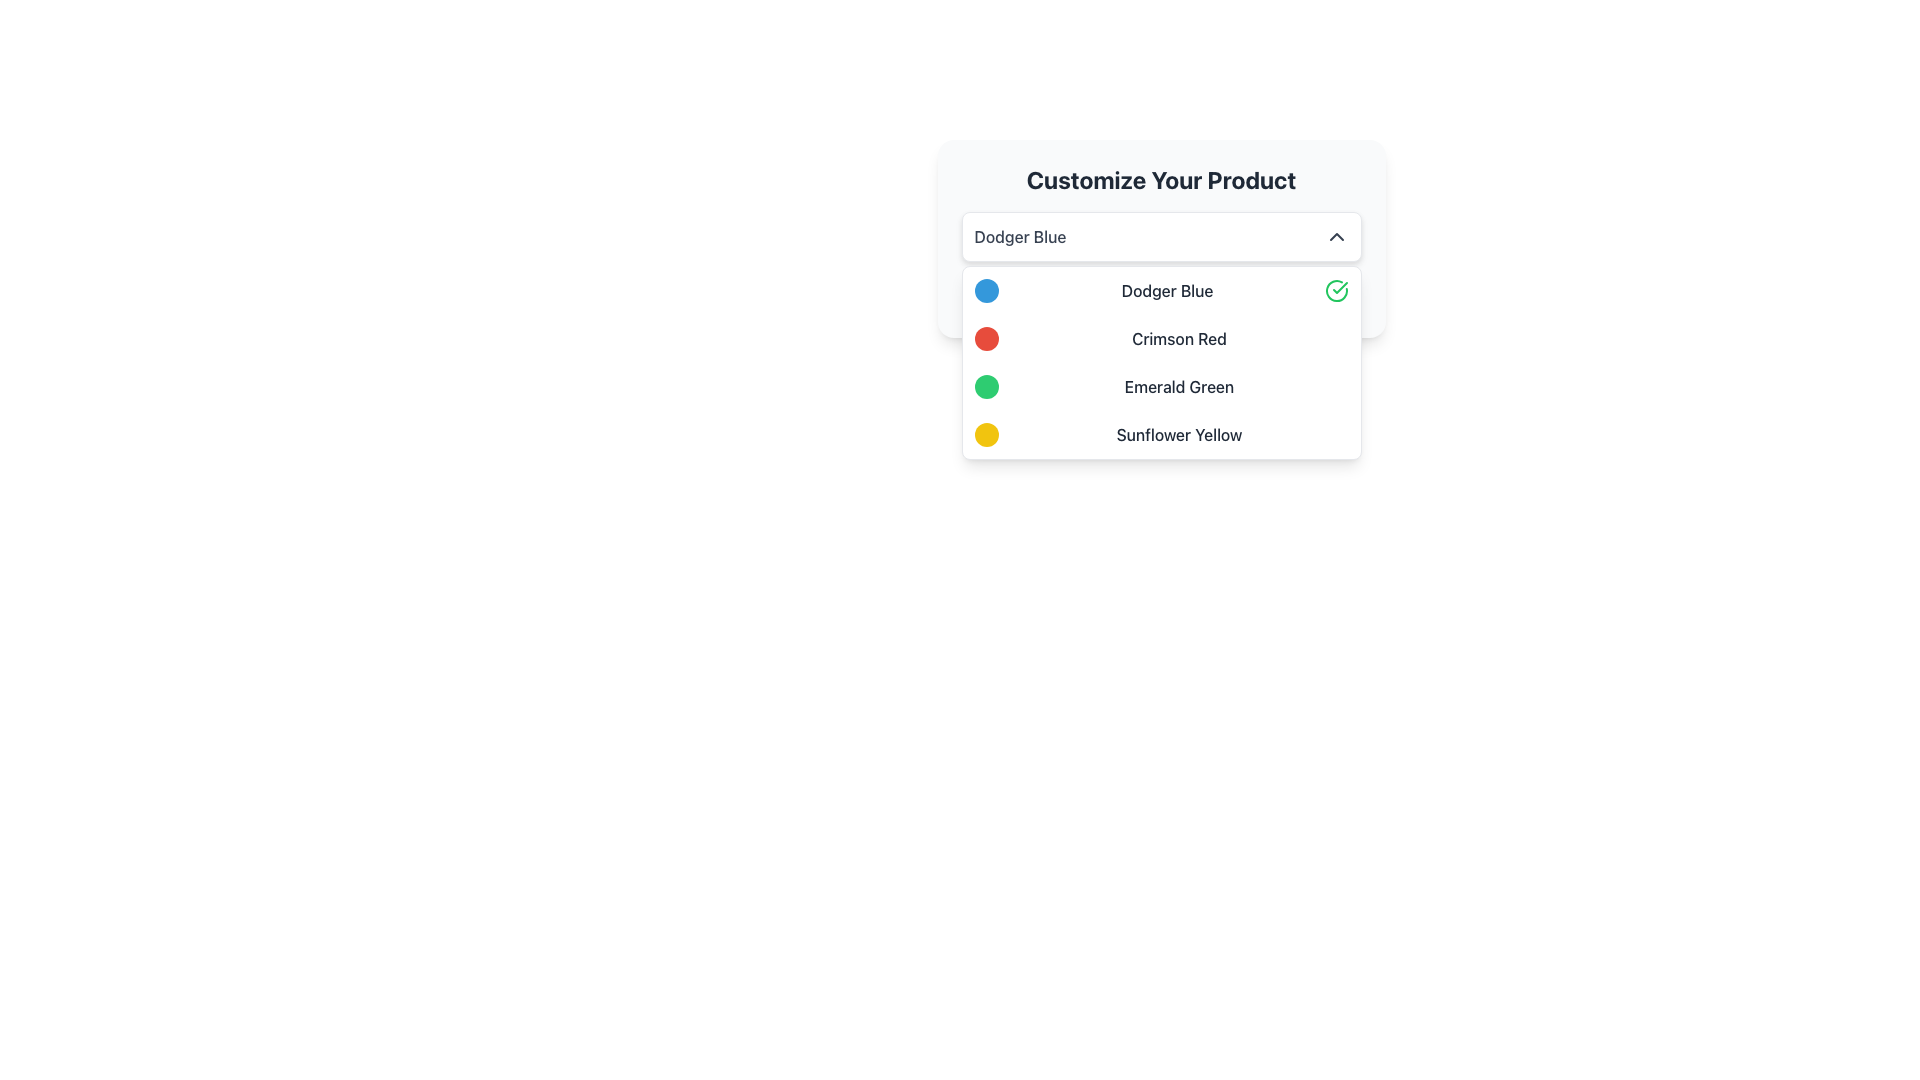 Image resolution: width=1920 pixels, height=1080 pixels. I want to click on the text label that describes a color option in the dropdown menu, located to the right of the green circular color indicator, so click(1179, 386).